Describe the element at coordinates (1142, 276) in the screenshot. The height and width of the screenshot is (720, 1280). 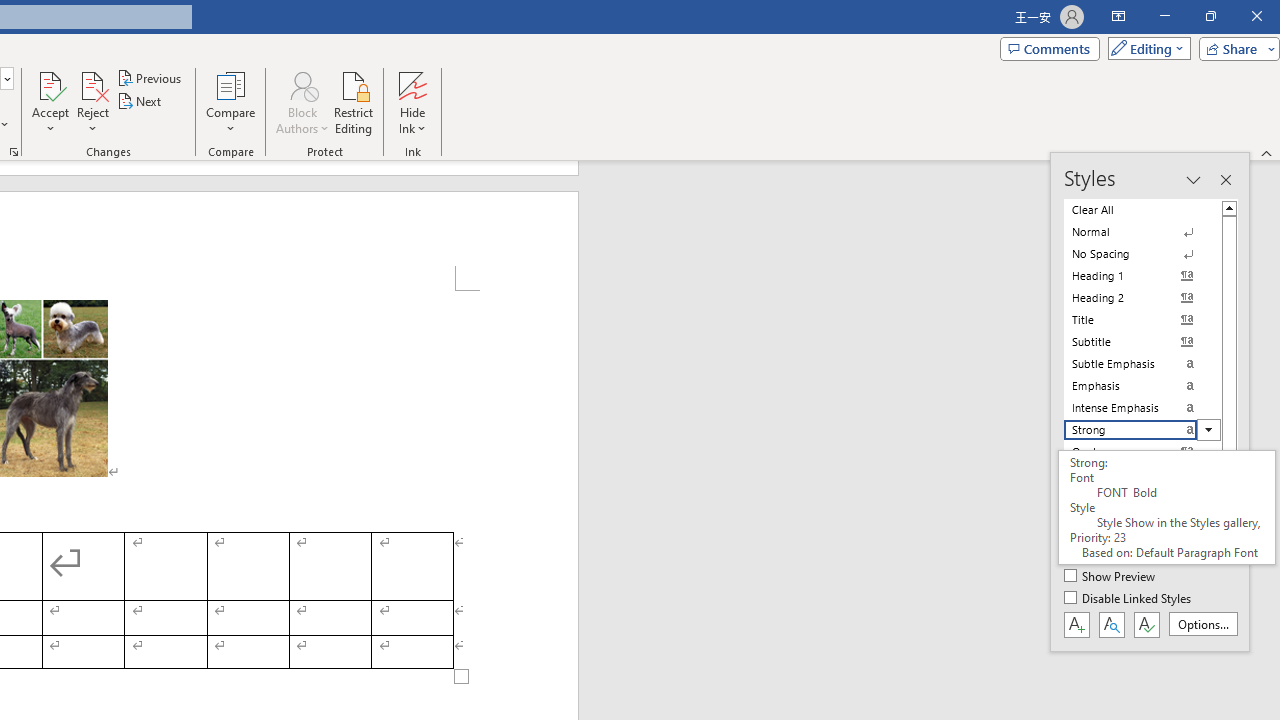
I see `'Heading 1'` at that location.